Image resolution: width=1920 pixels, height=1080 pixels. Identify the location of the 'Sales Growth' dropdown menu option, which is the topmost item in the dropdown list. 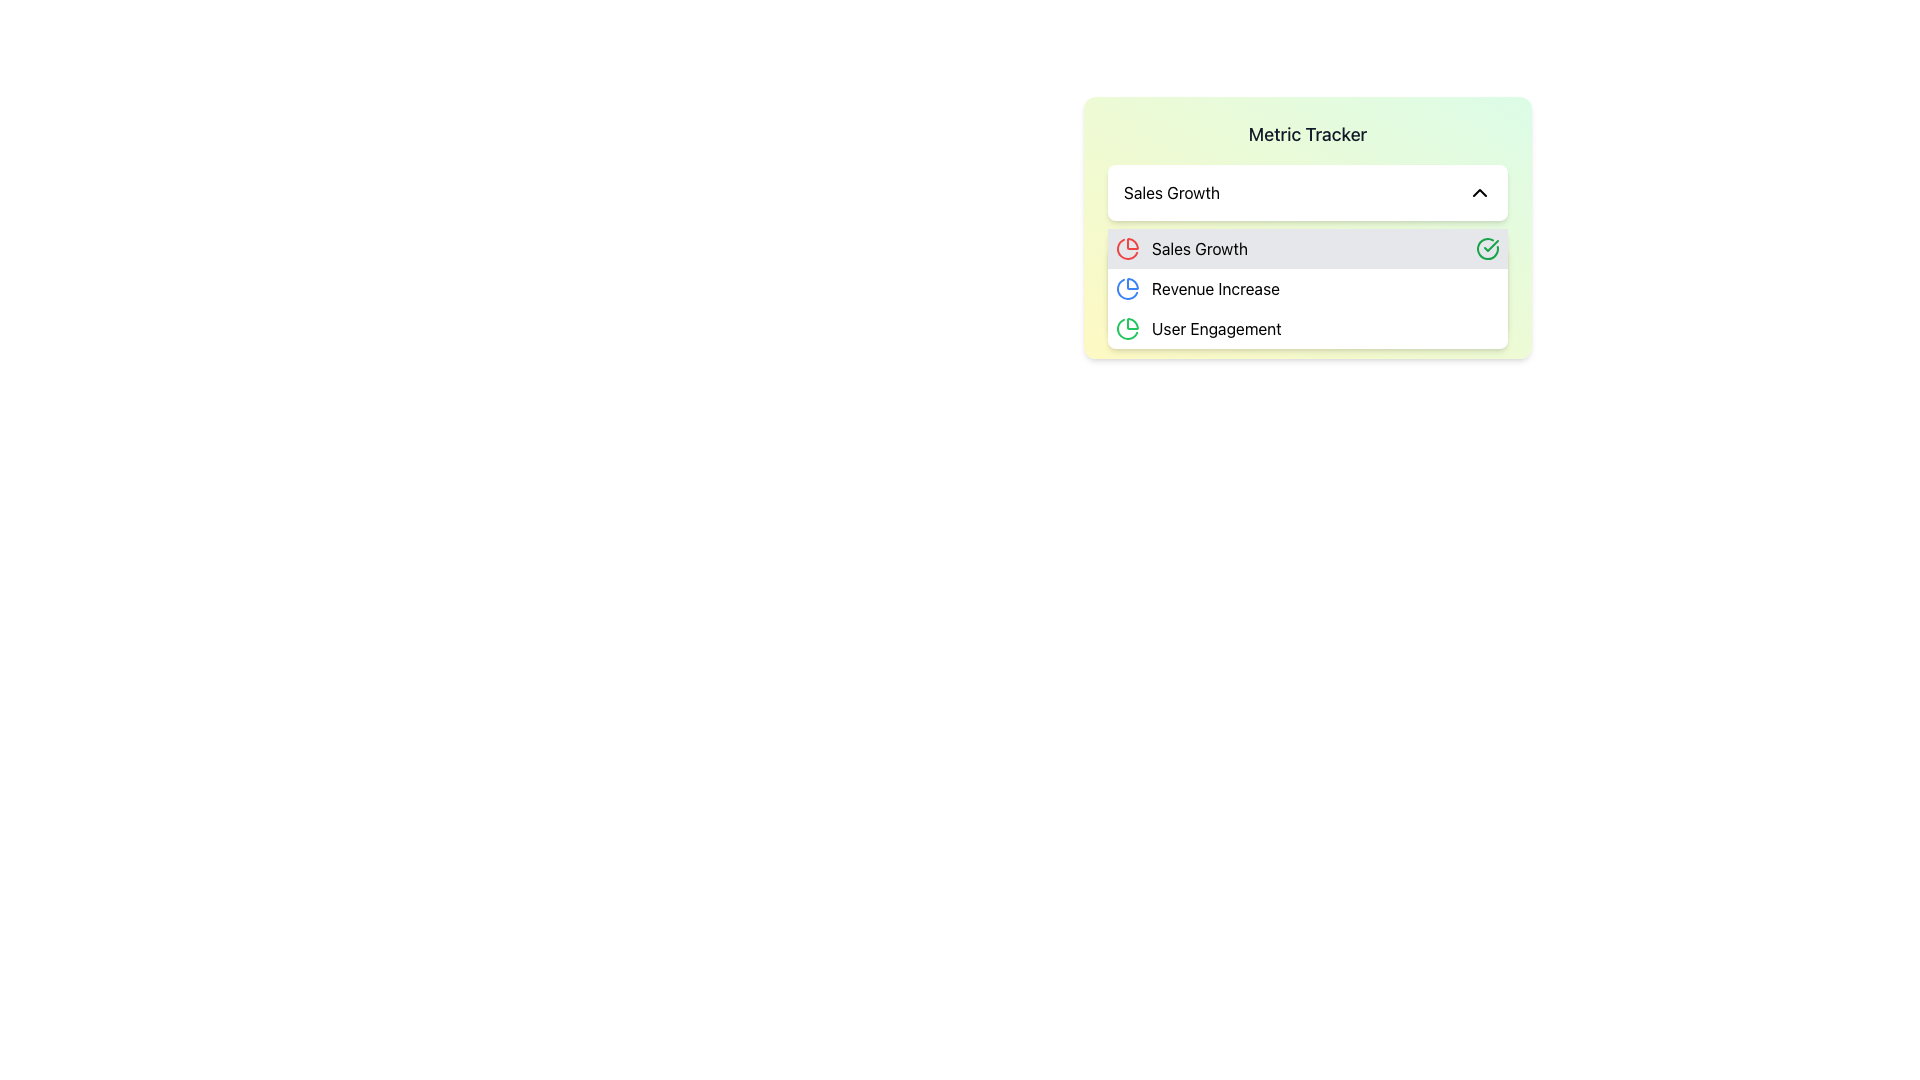
(1308, 248).